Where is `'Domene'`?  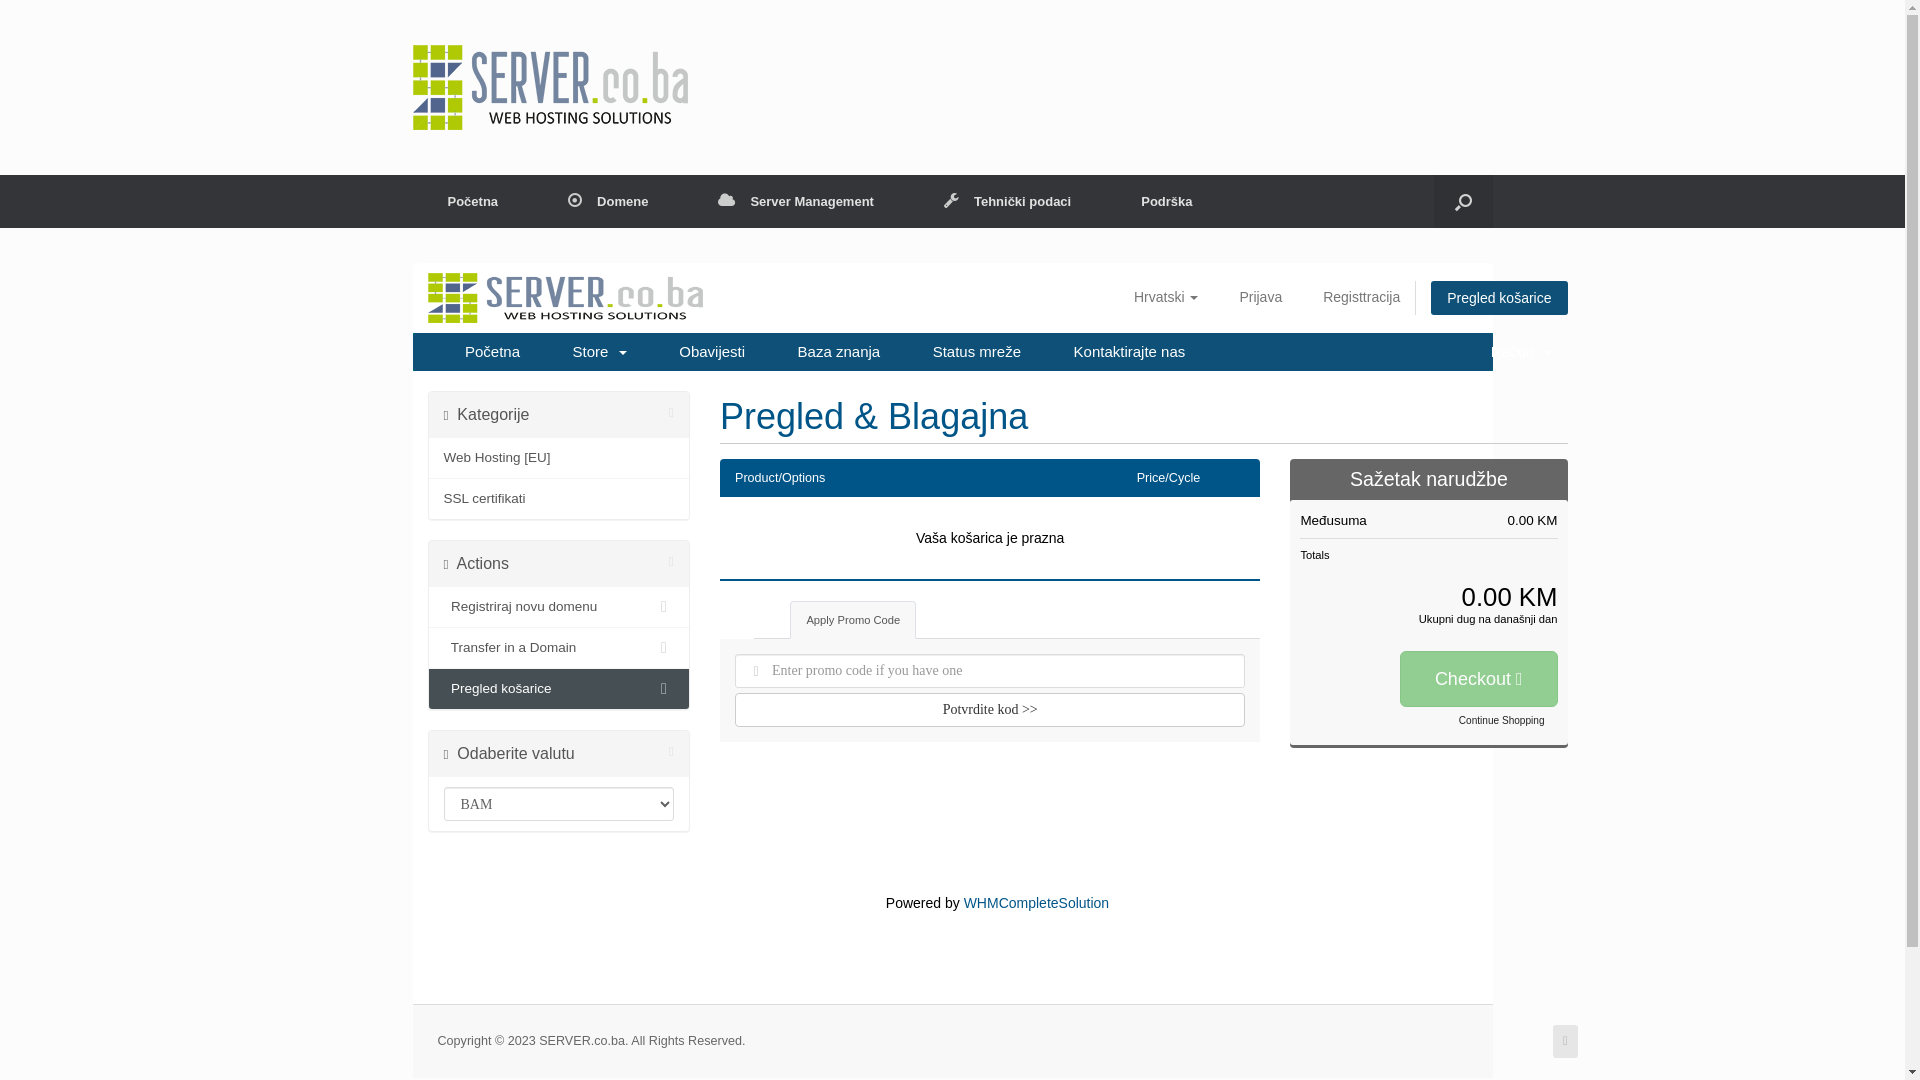
'Domene' is located at coordinates (607, 201).